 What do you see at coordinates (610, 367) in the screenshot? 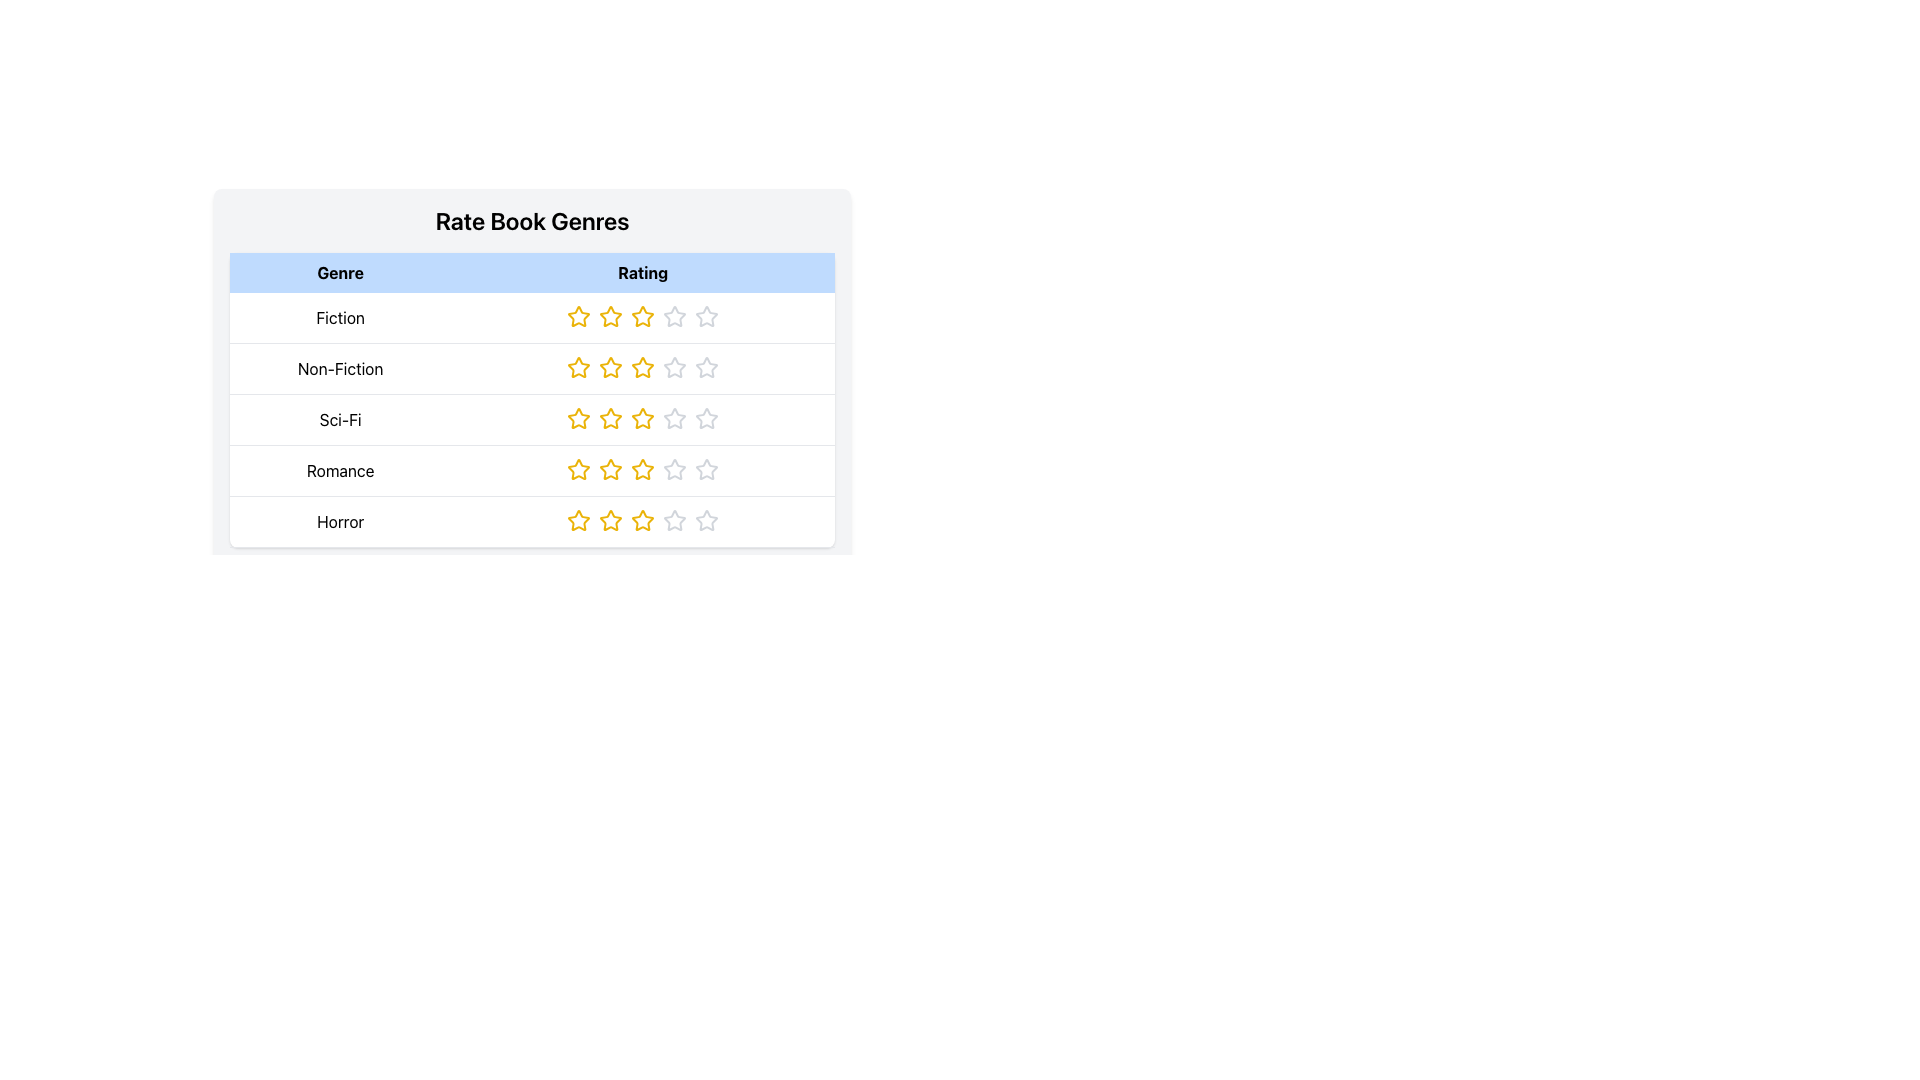
I see `the second star in the five-star rating system under the 'Rating' column for the 'Non-Fiction' row` at bounding box center [610, 367].